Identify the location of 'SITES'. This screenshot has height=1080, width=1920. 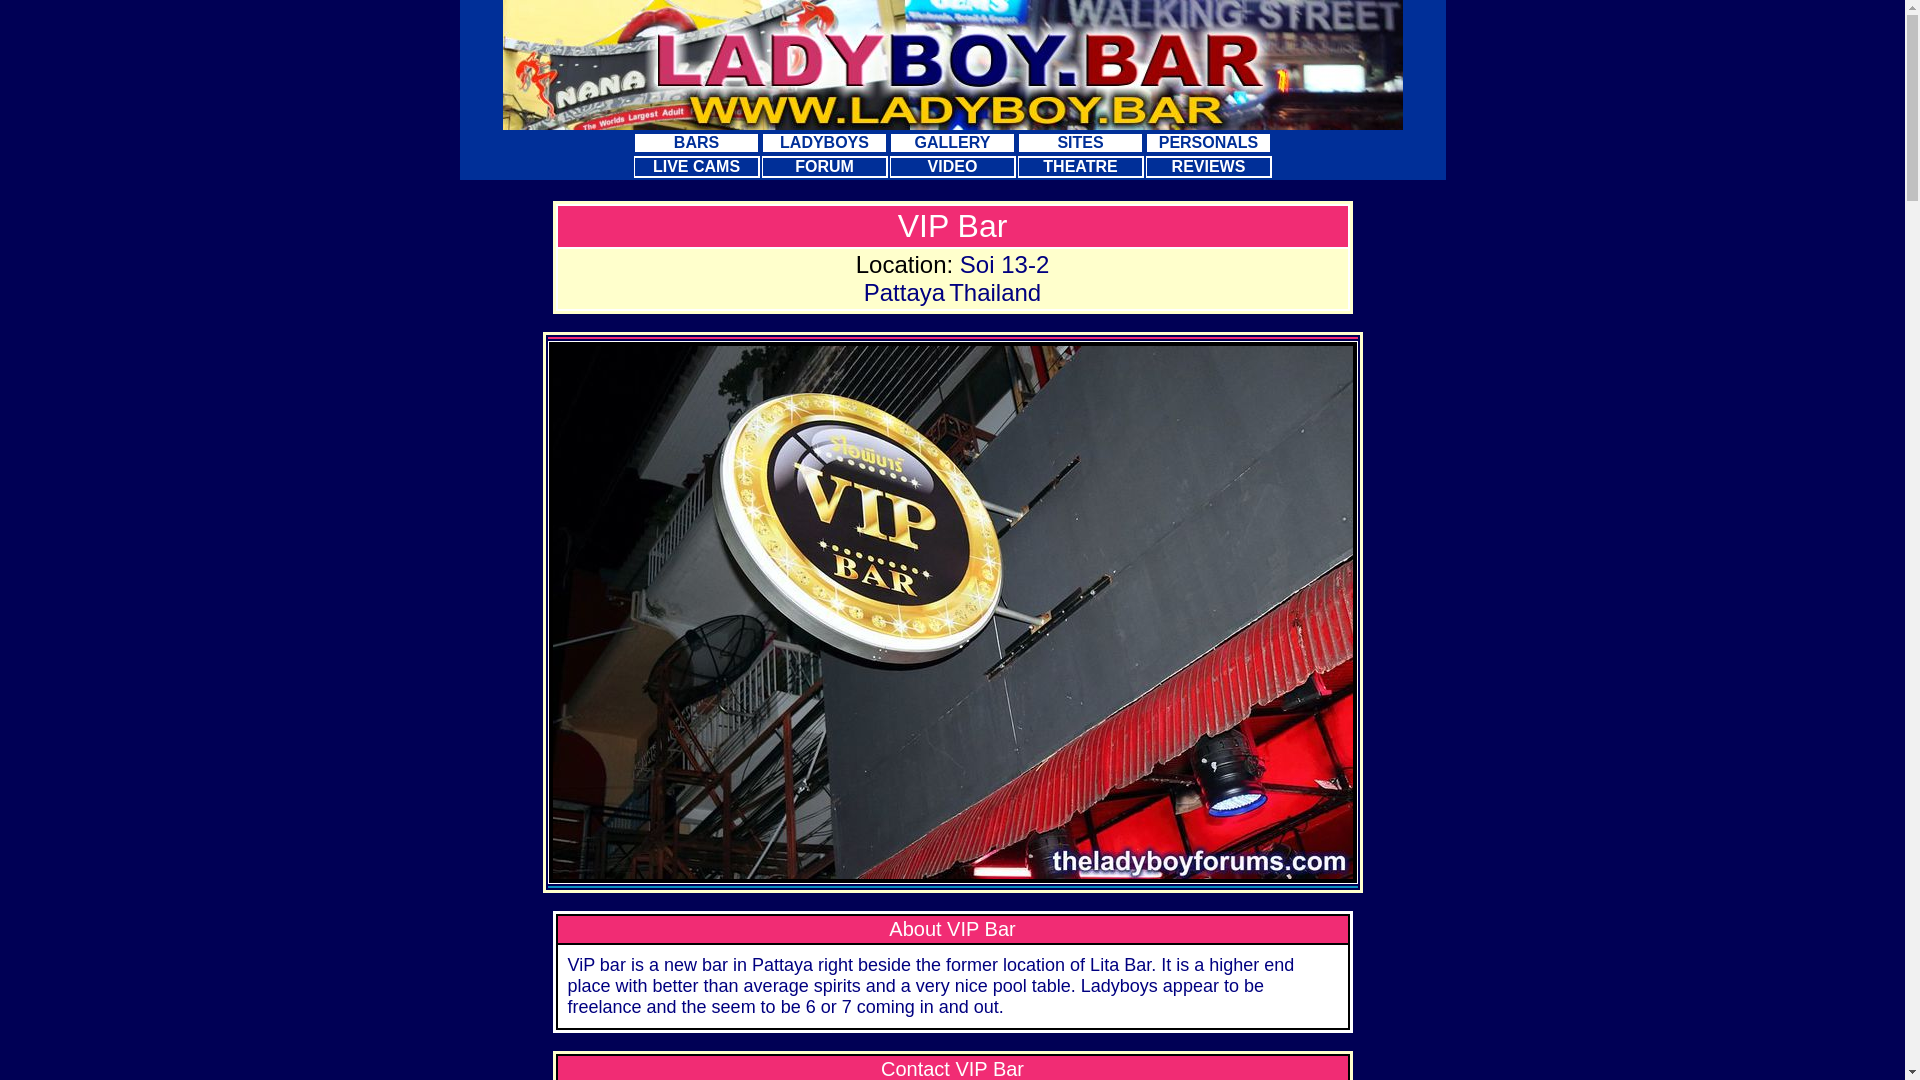
(1017, 141).